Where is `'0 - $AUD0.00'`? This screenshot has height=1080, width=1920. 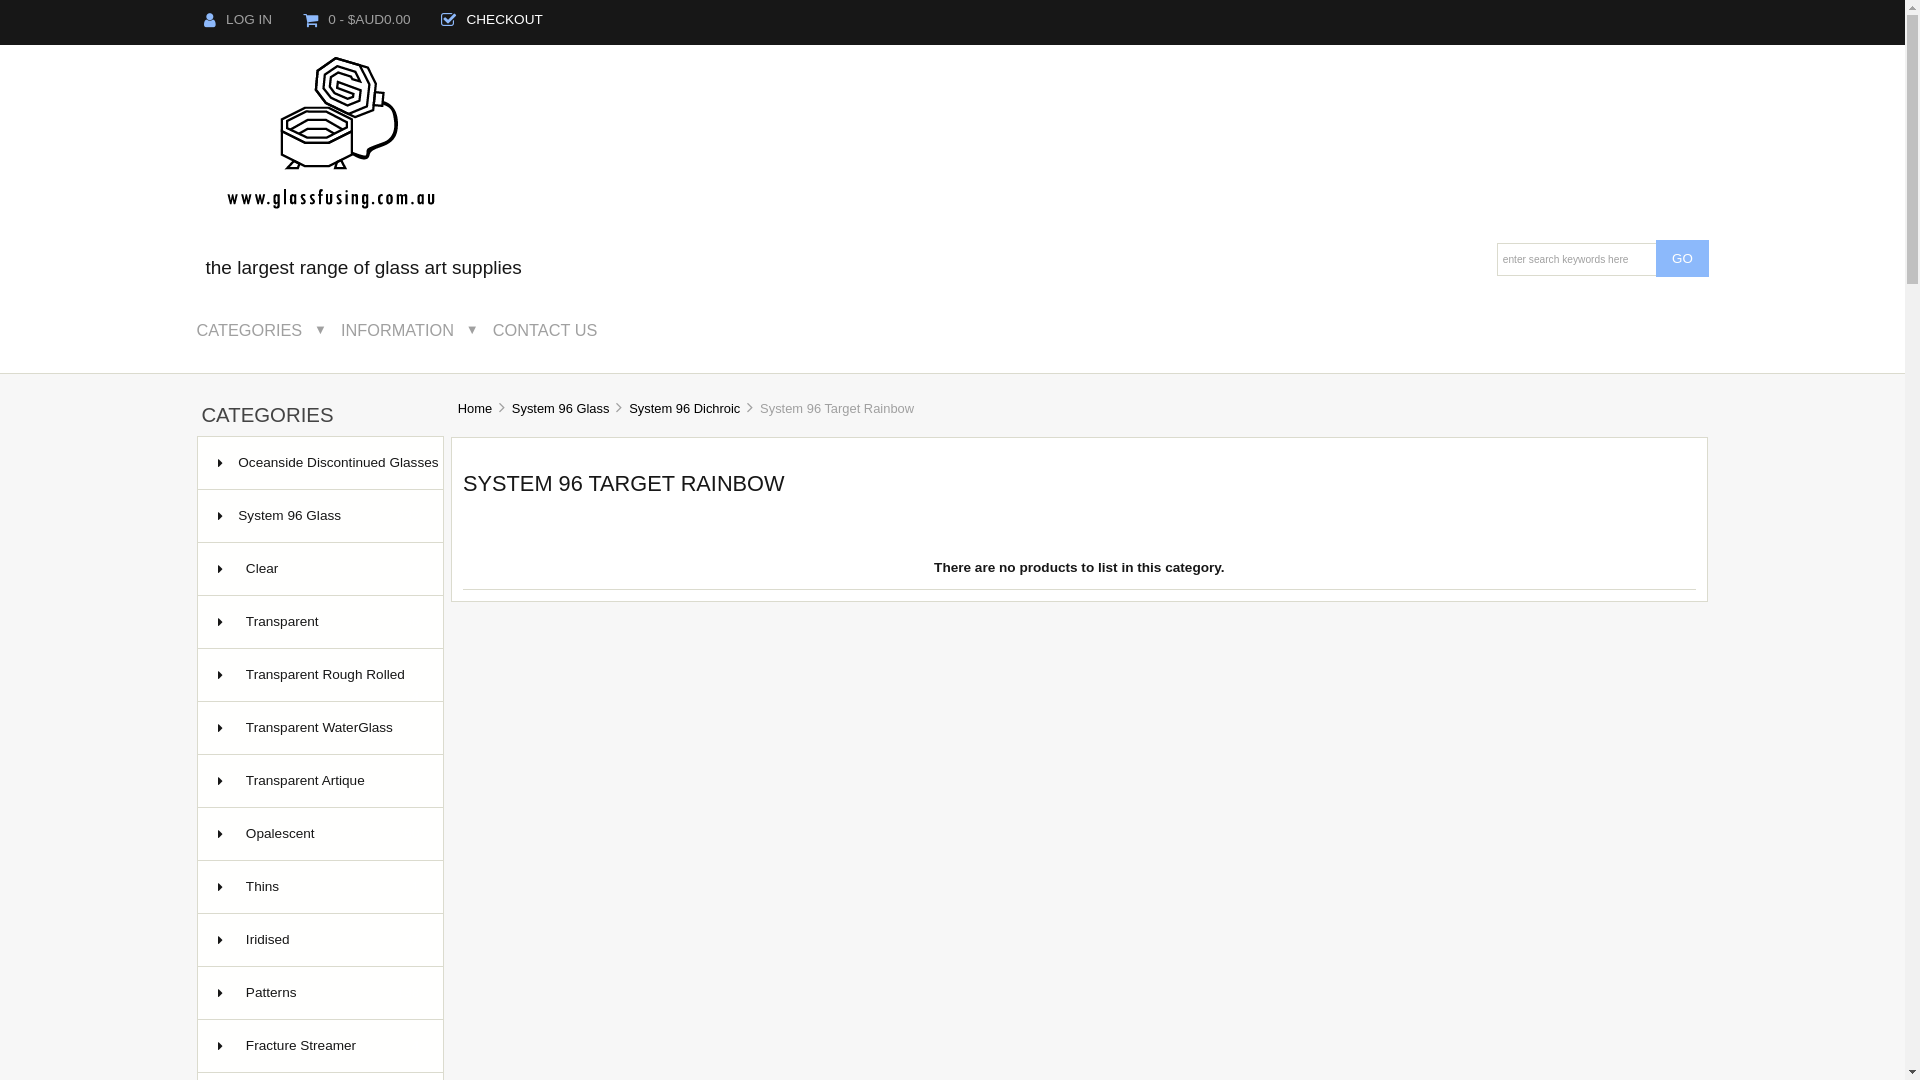 '0 - $AUD0.00' is located at coordinates (357, 19).